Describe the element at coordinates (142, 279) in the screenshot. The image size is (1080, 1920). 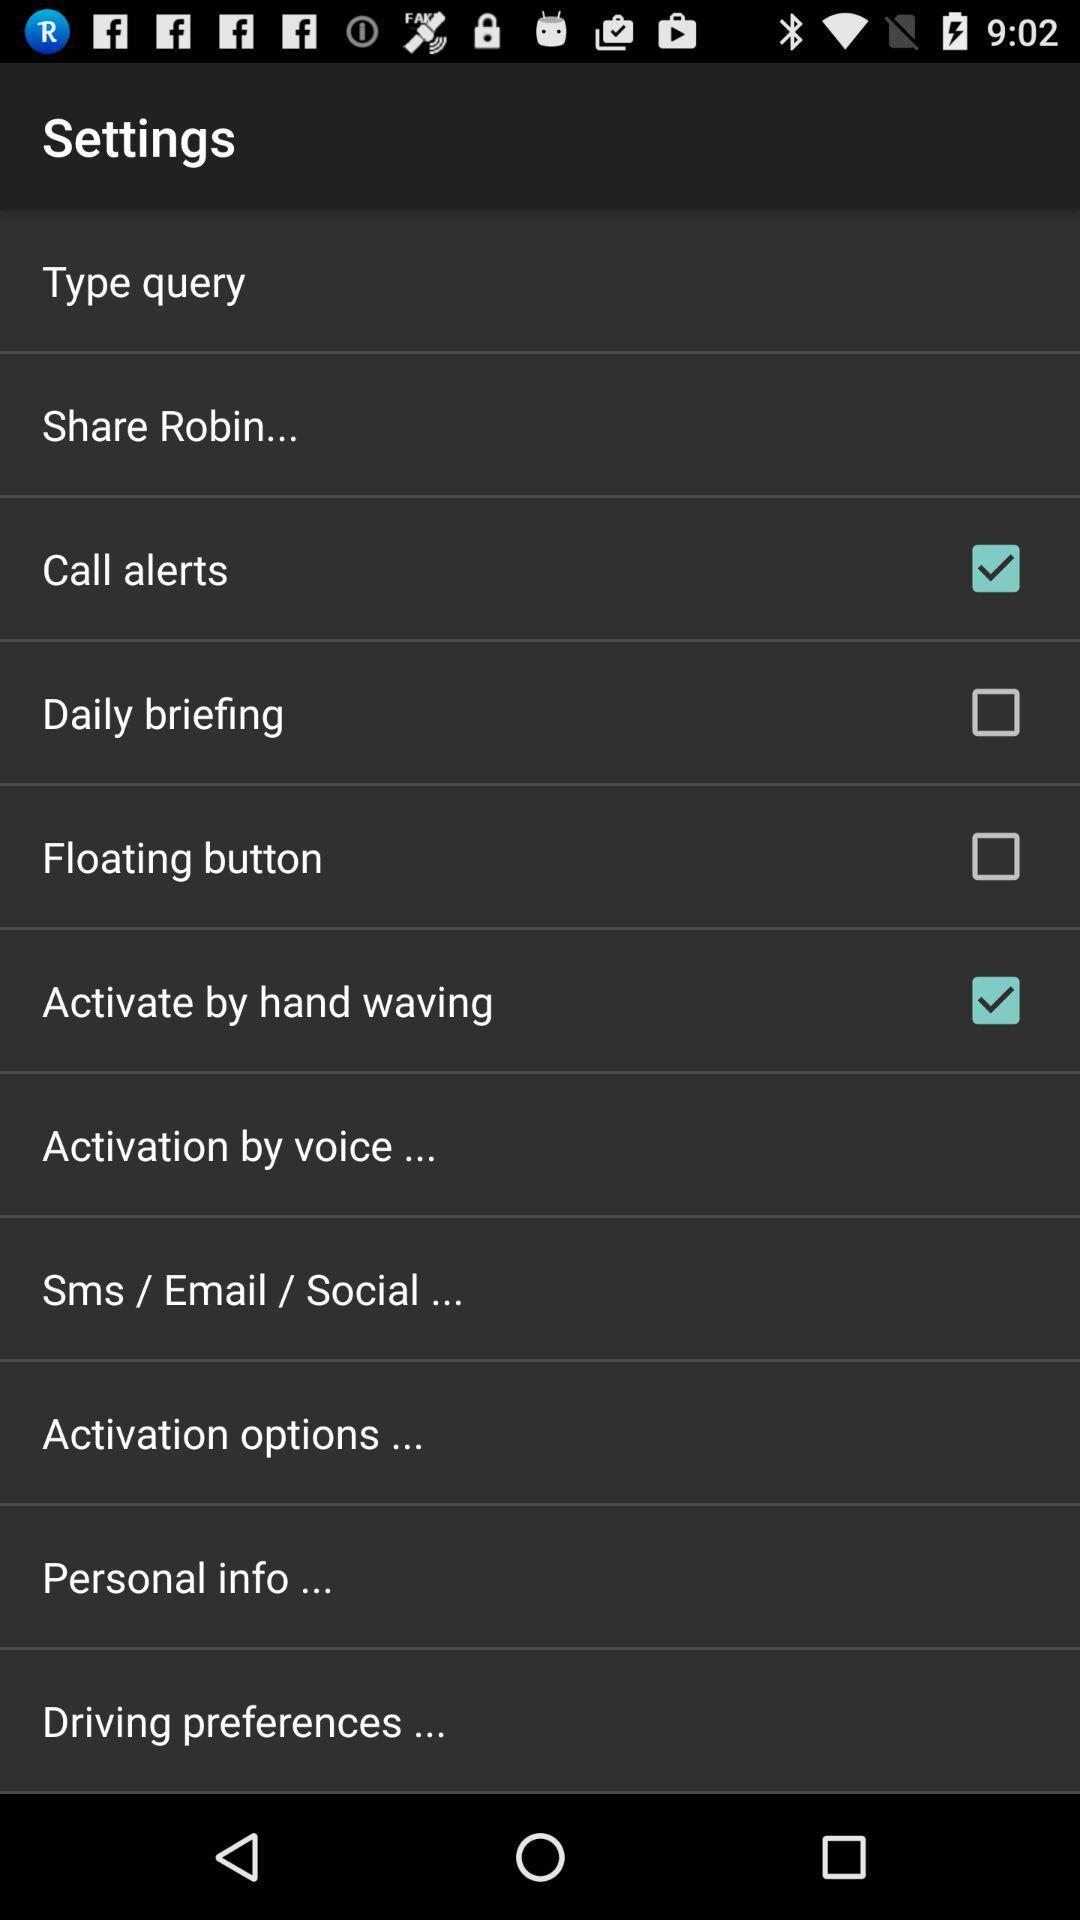
I see `the icon below the settings app` at that location.